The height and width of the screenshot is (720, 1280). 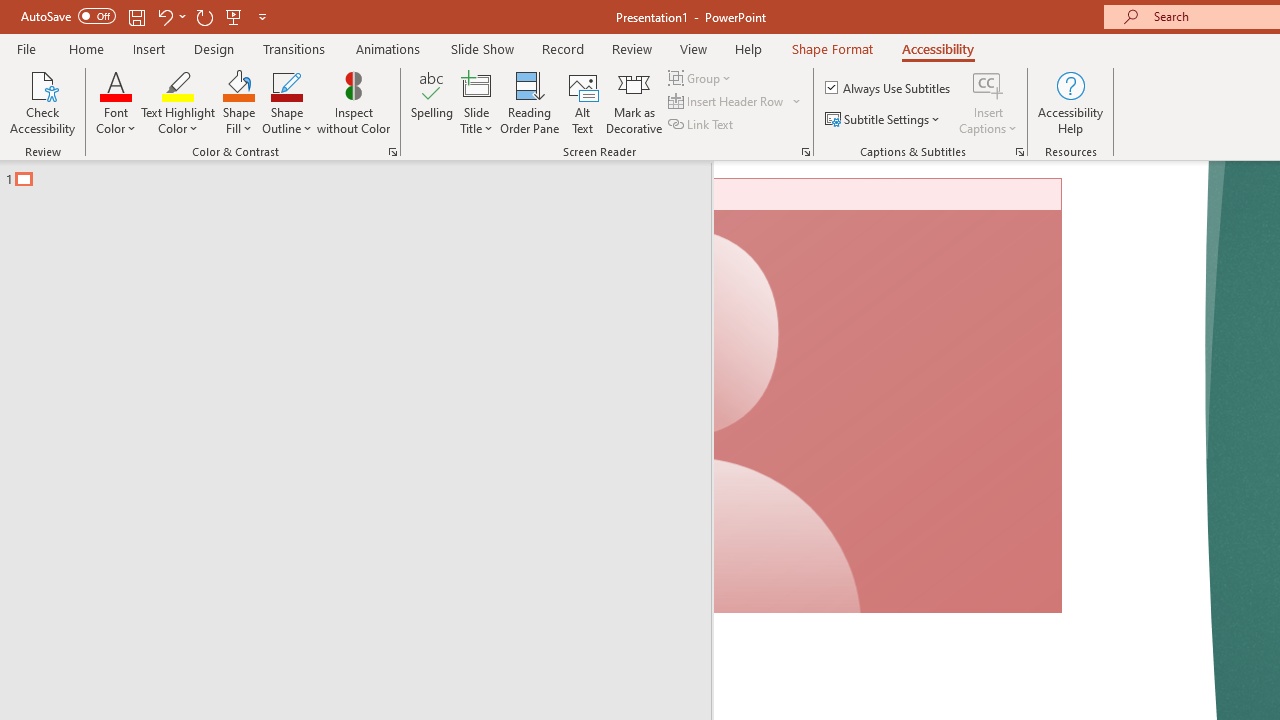 What do you see at coordinates (630, 48) in the screenshot?
I see `'Review'` at bounding box center [630, 48].